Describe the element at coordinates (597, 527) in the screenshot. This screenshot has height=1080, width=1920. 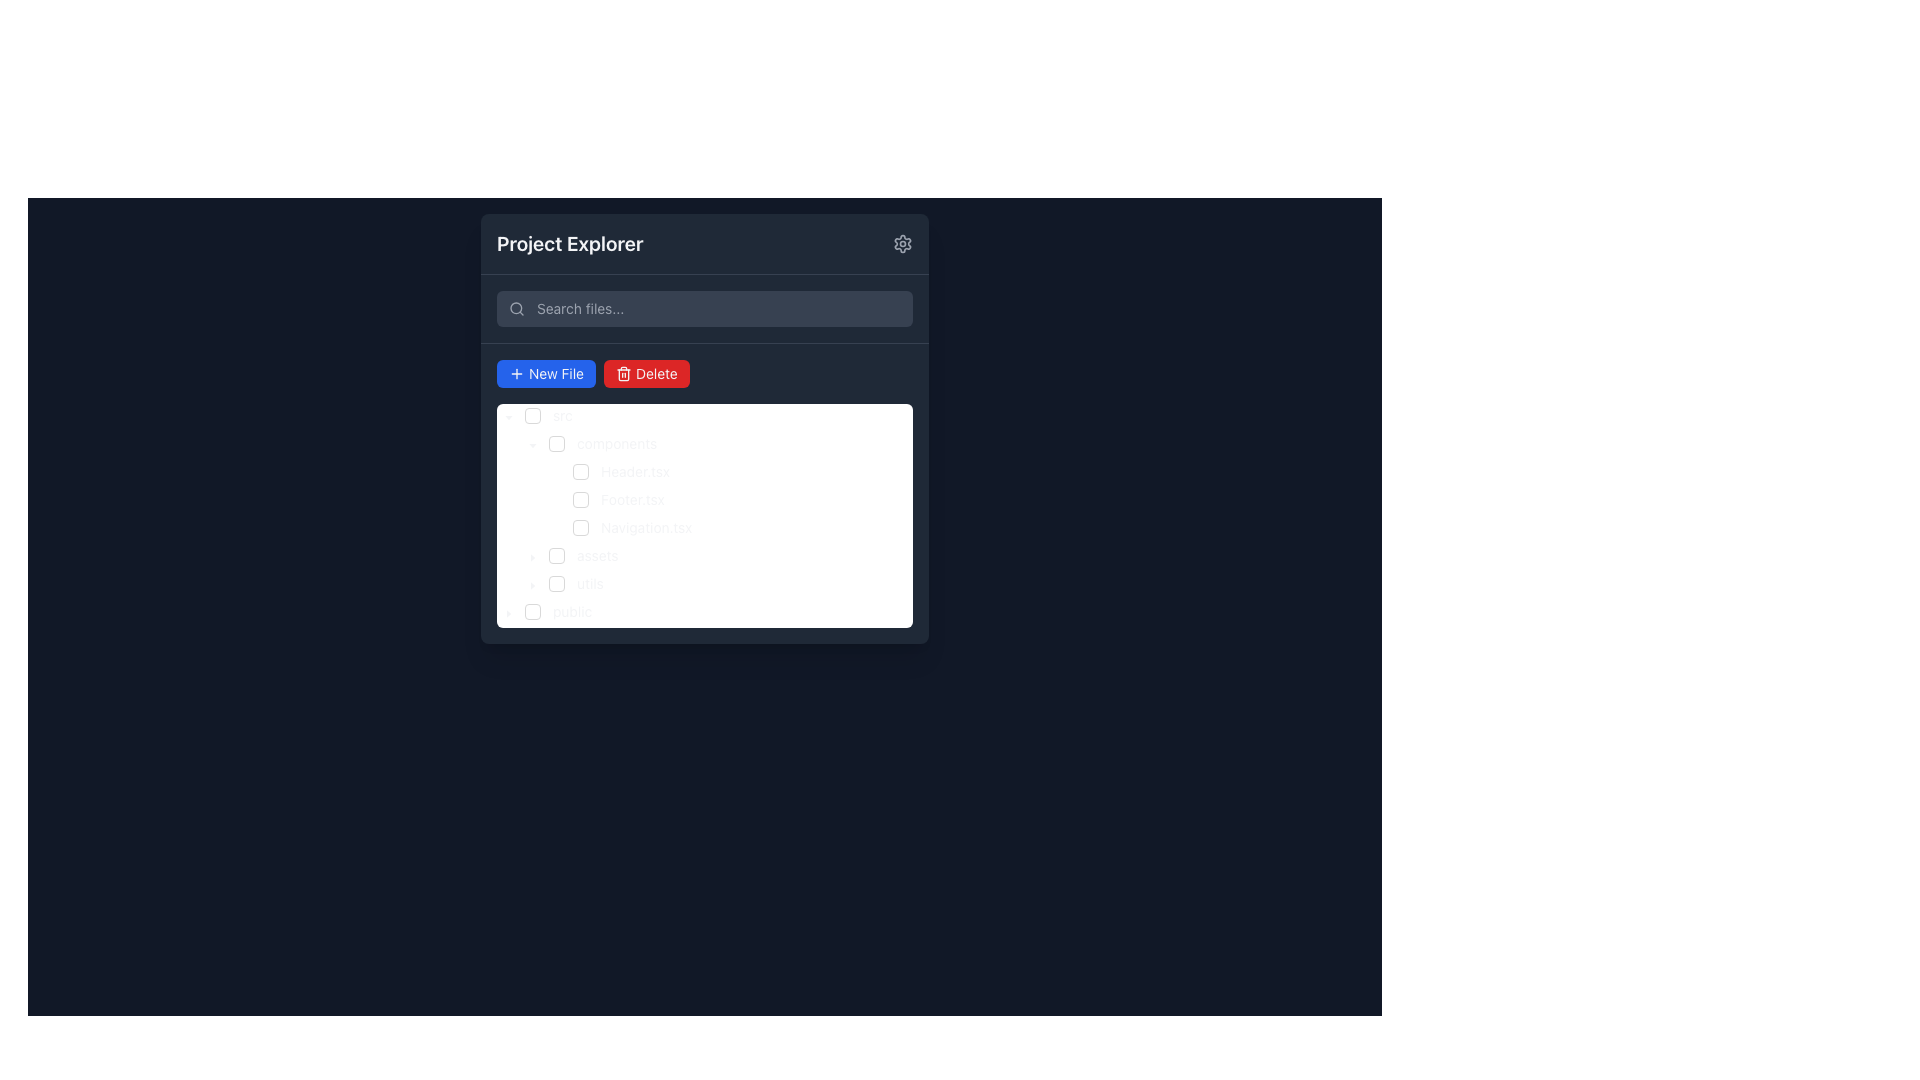
I see `the Tree item representing the file 'Navigation.tsx'` at that location.